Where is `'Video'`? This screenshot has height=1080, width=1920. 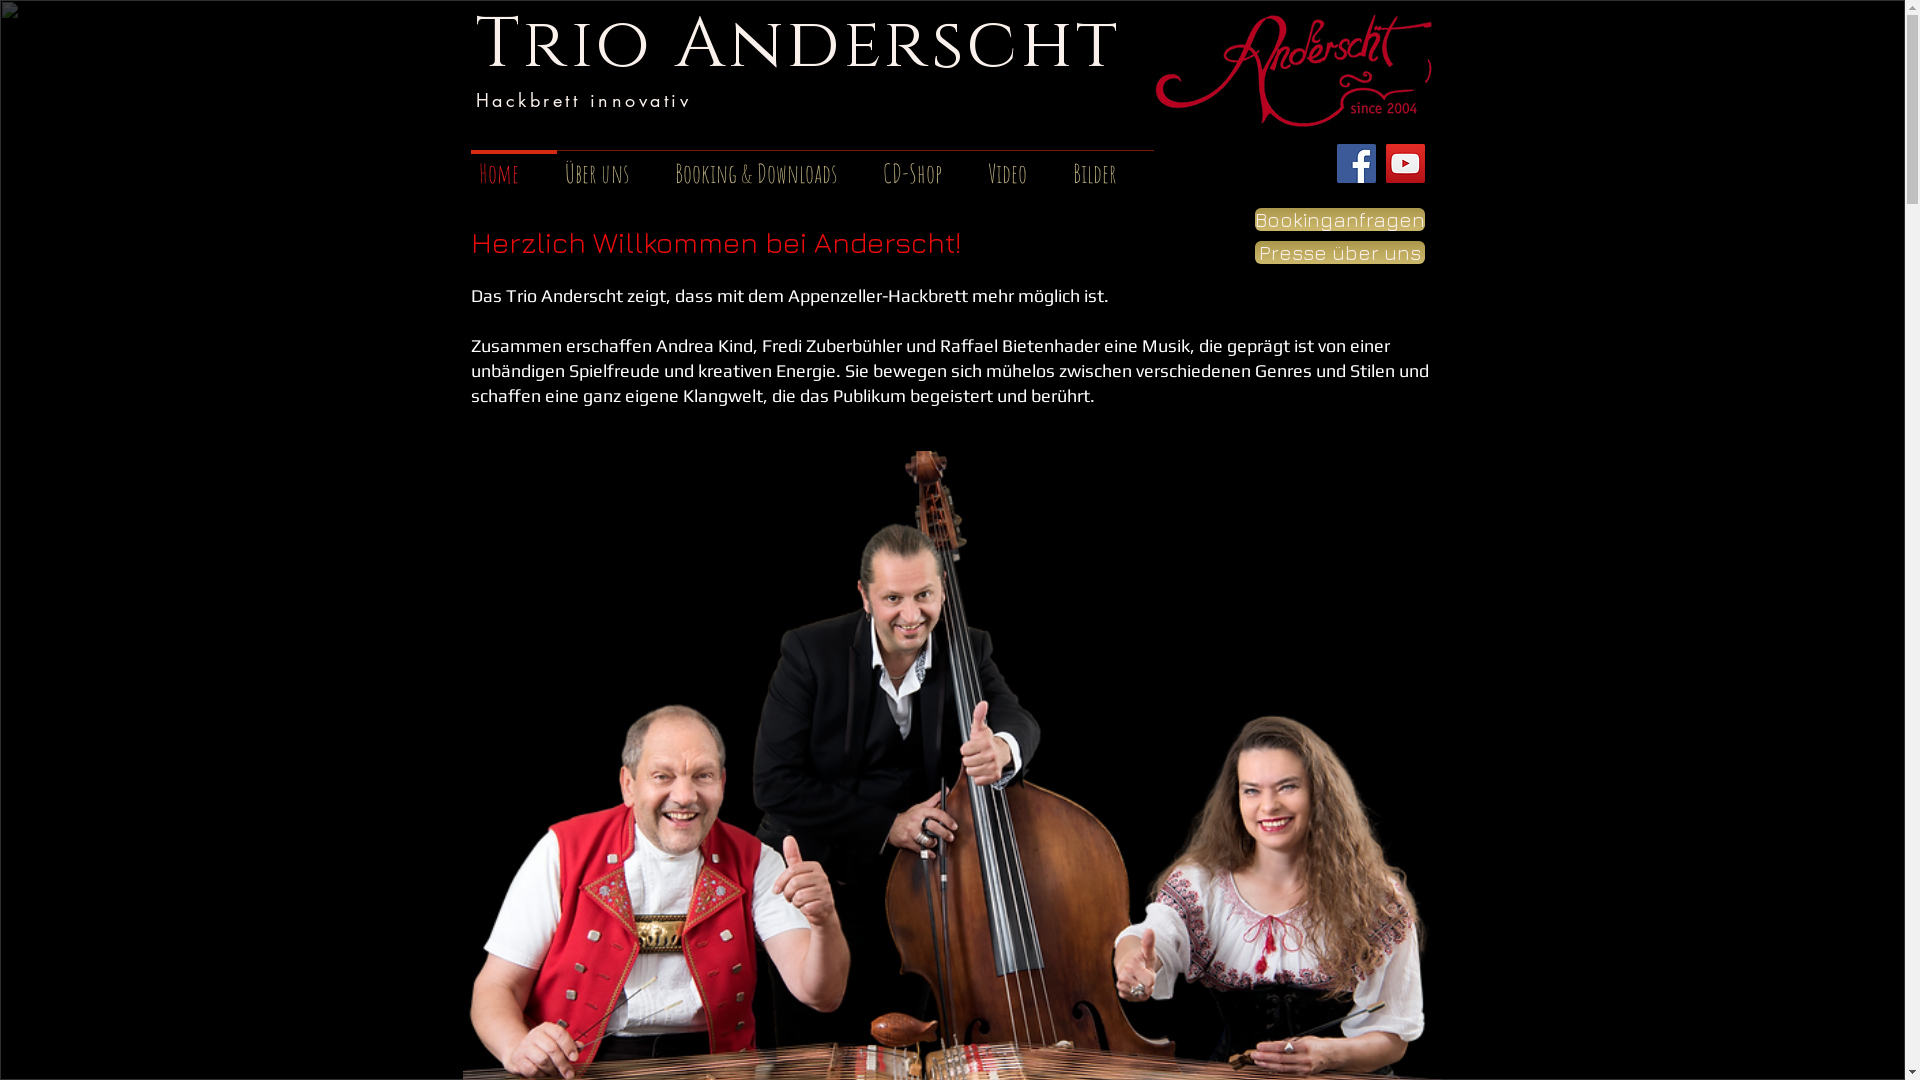 'Video' is located at coordinates (979, 163).